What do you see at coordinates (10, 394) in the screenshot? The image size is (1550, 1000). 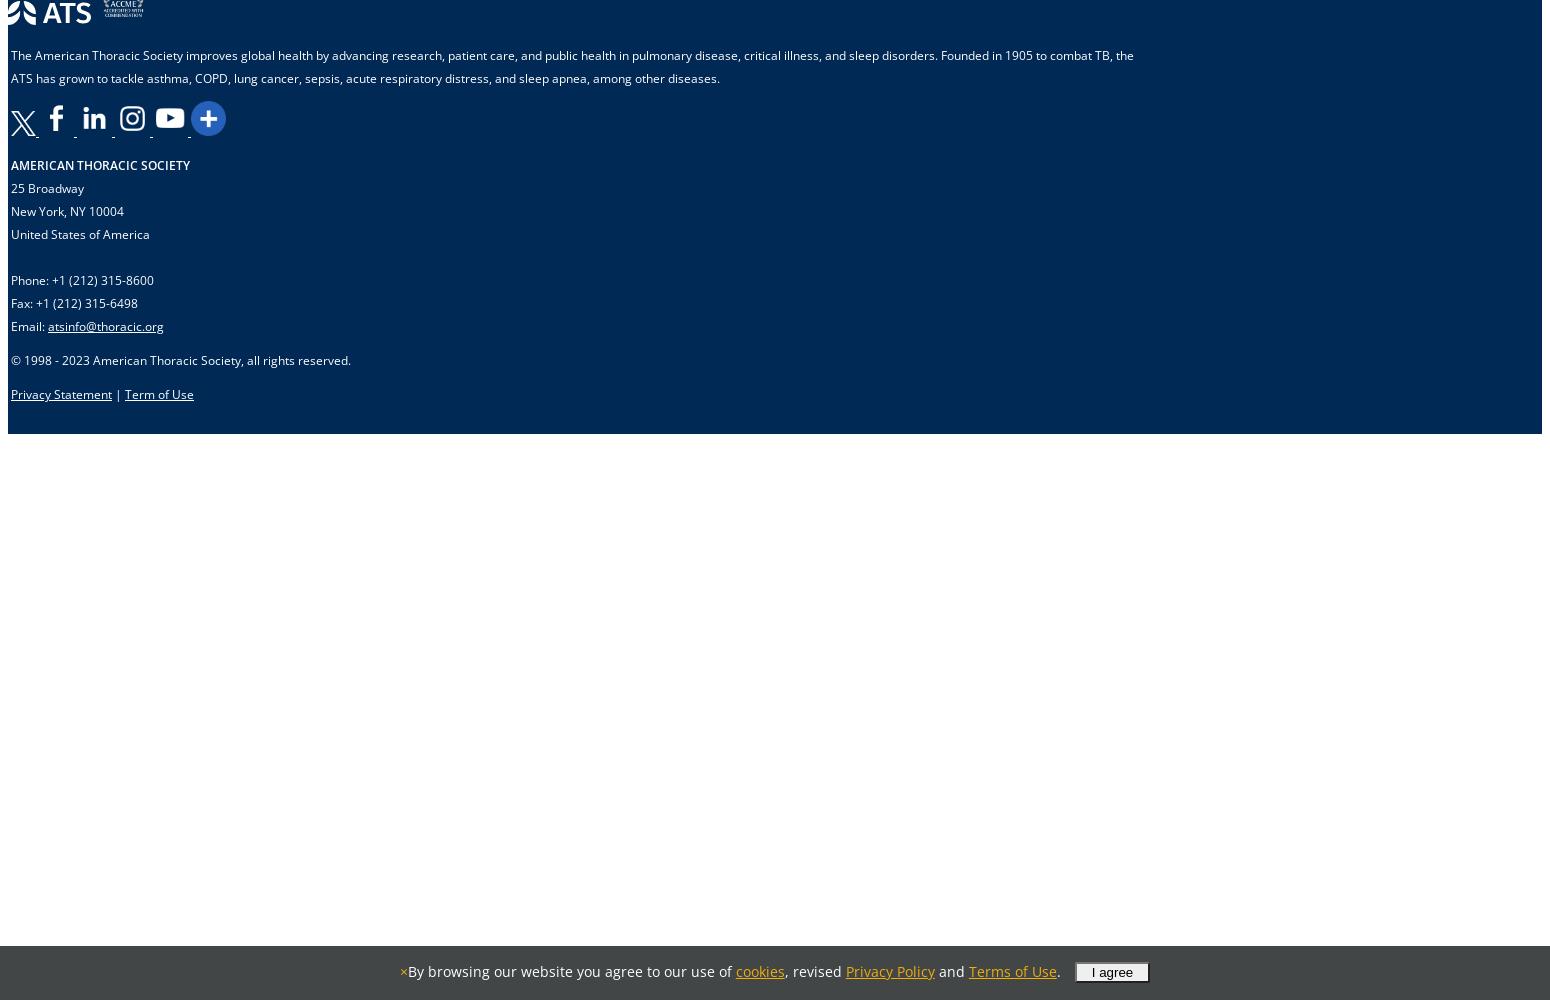 I see `'Privacy Statement'` at bounding box center [10, 394].